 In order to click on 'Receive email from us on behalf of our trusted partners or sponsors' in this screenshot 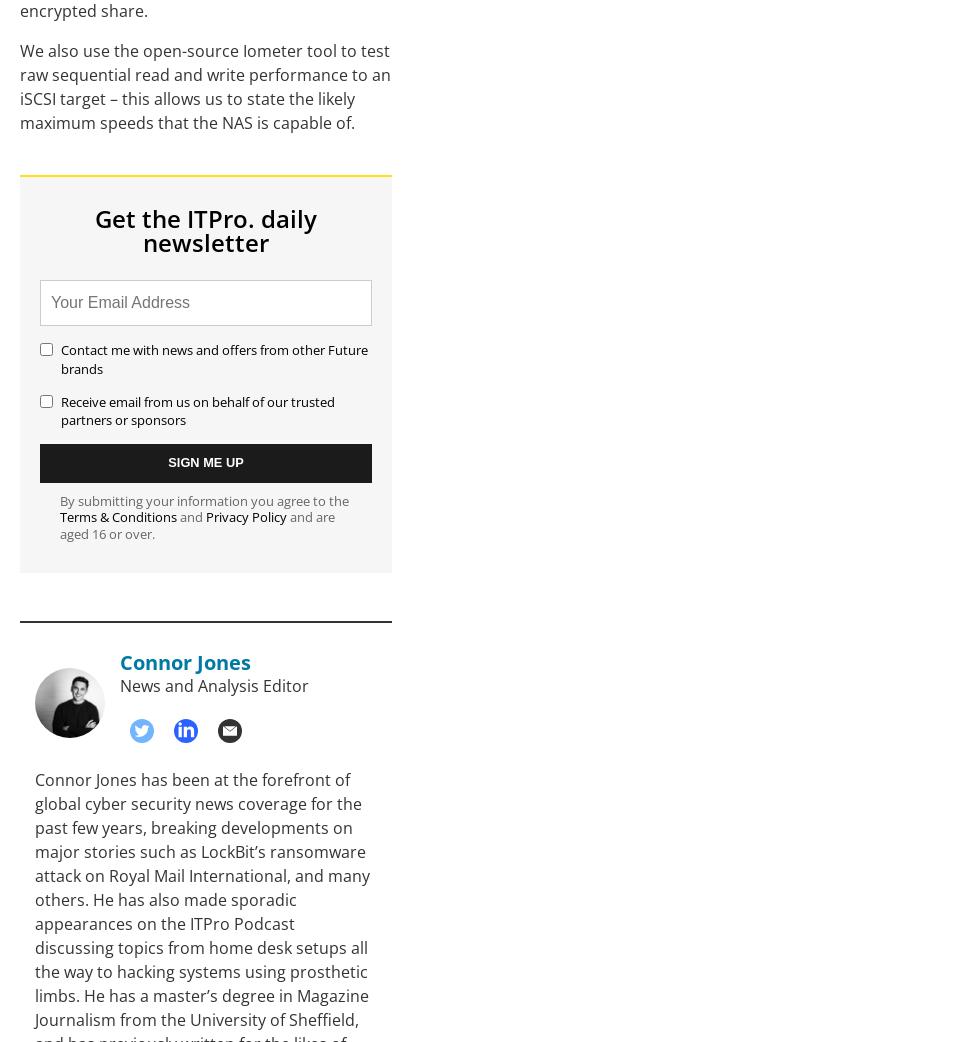, I will do `click(197, 409)`.